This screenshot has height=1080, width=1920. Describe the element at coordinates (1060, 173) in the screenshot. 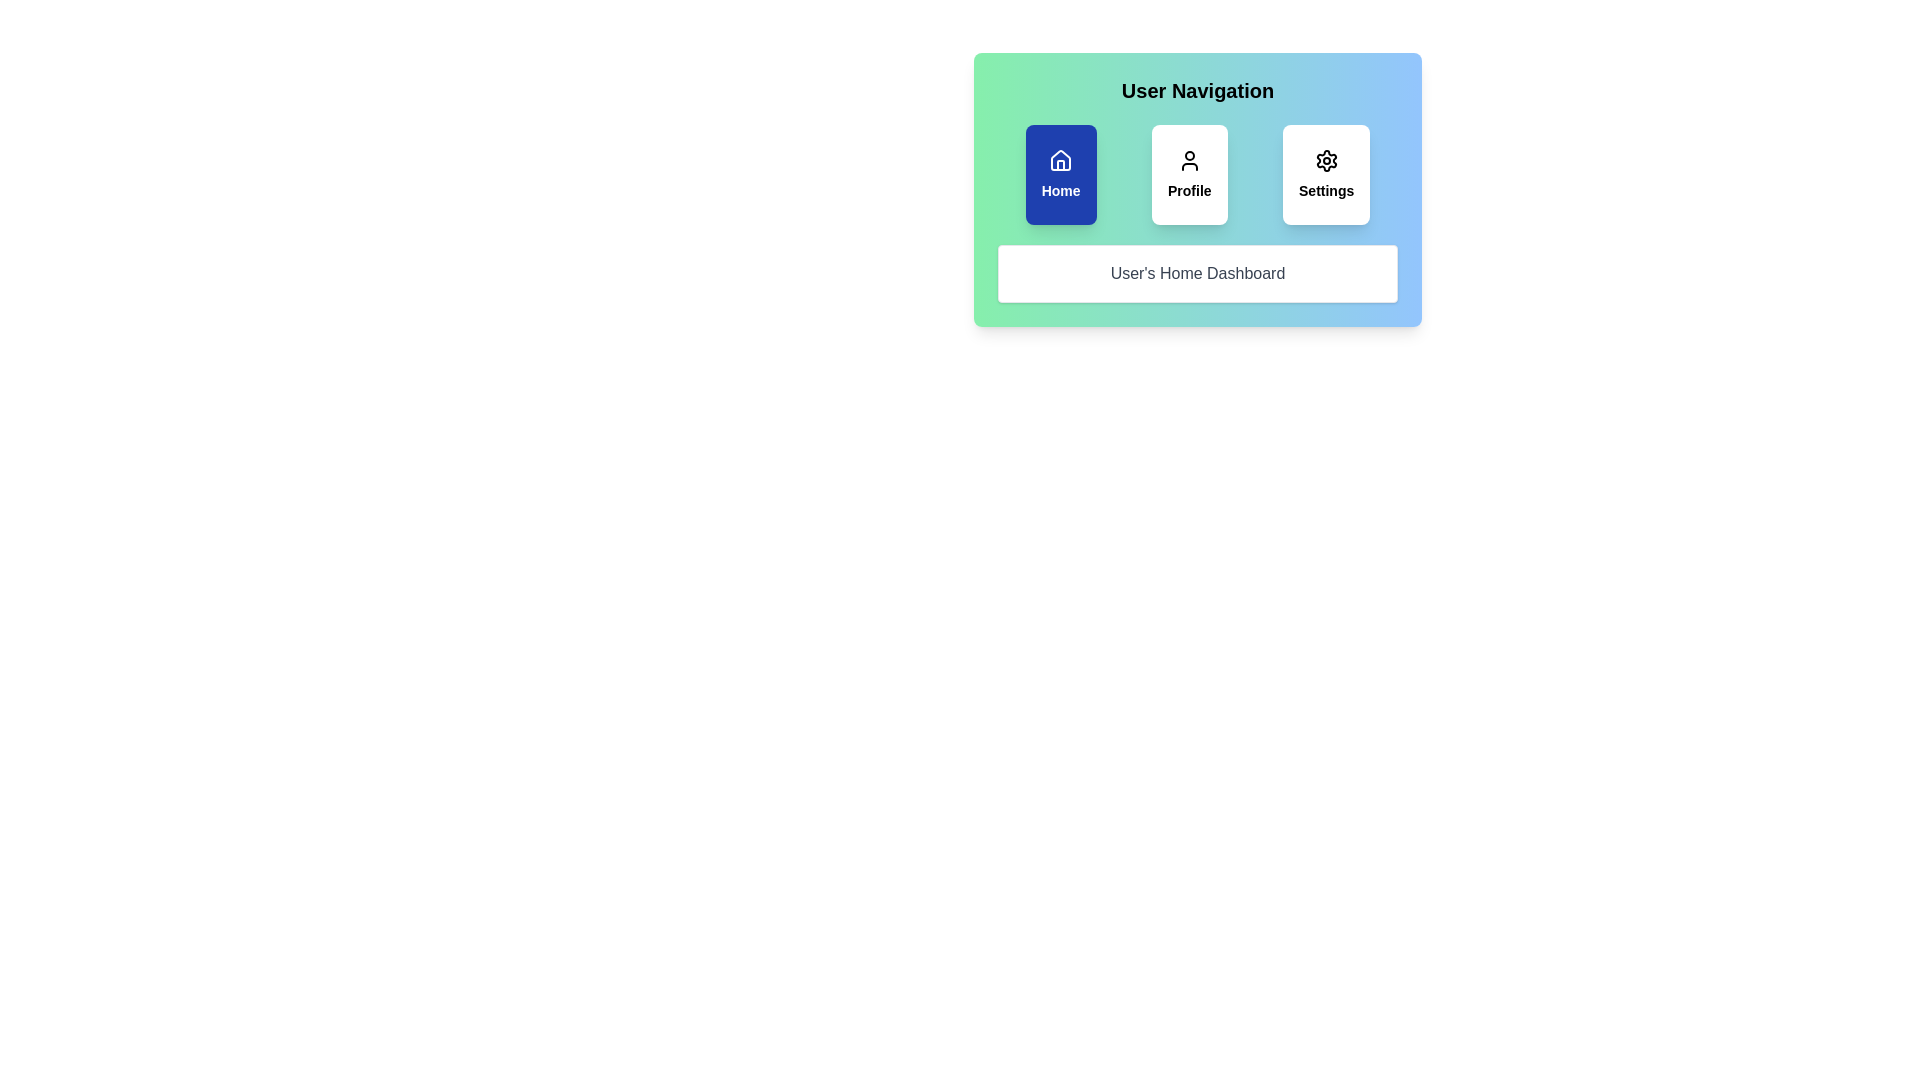

I see `the Home tab by clicking on its respective button` at that location.